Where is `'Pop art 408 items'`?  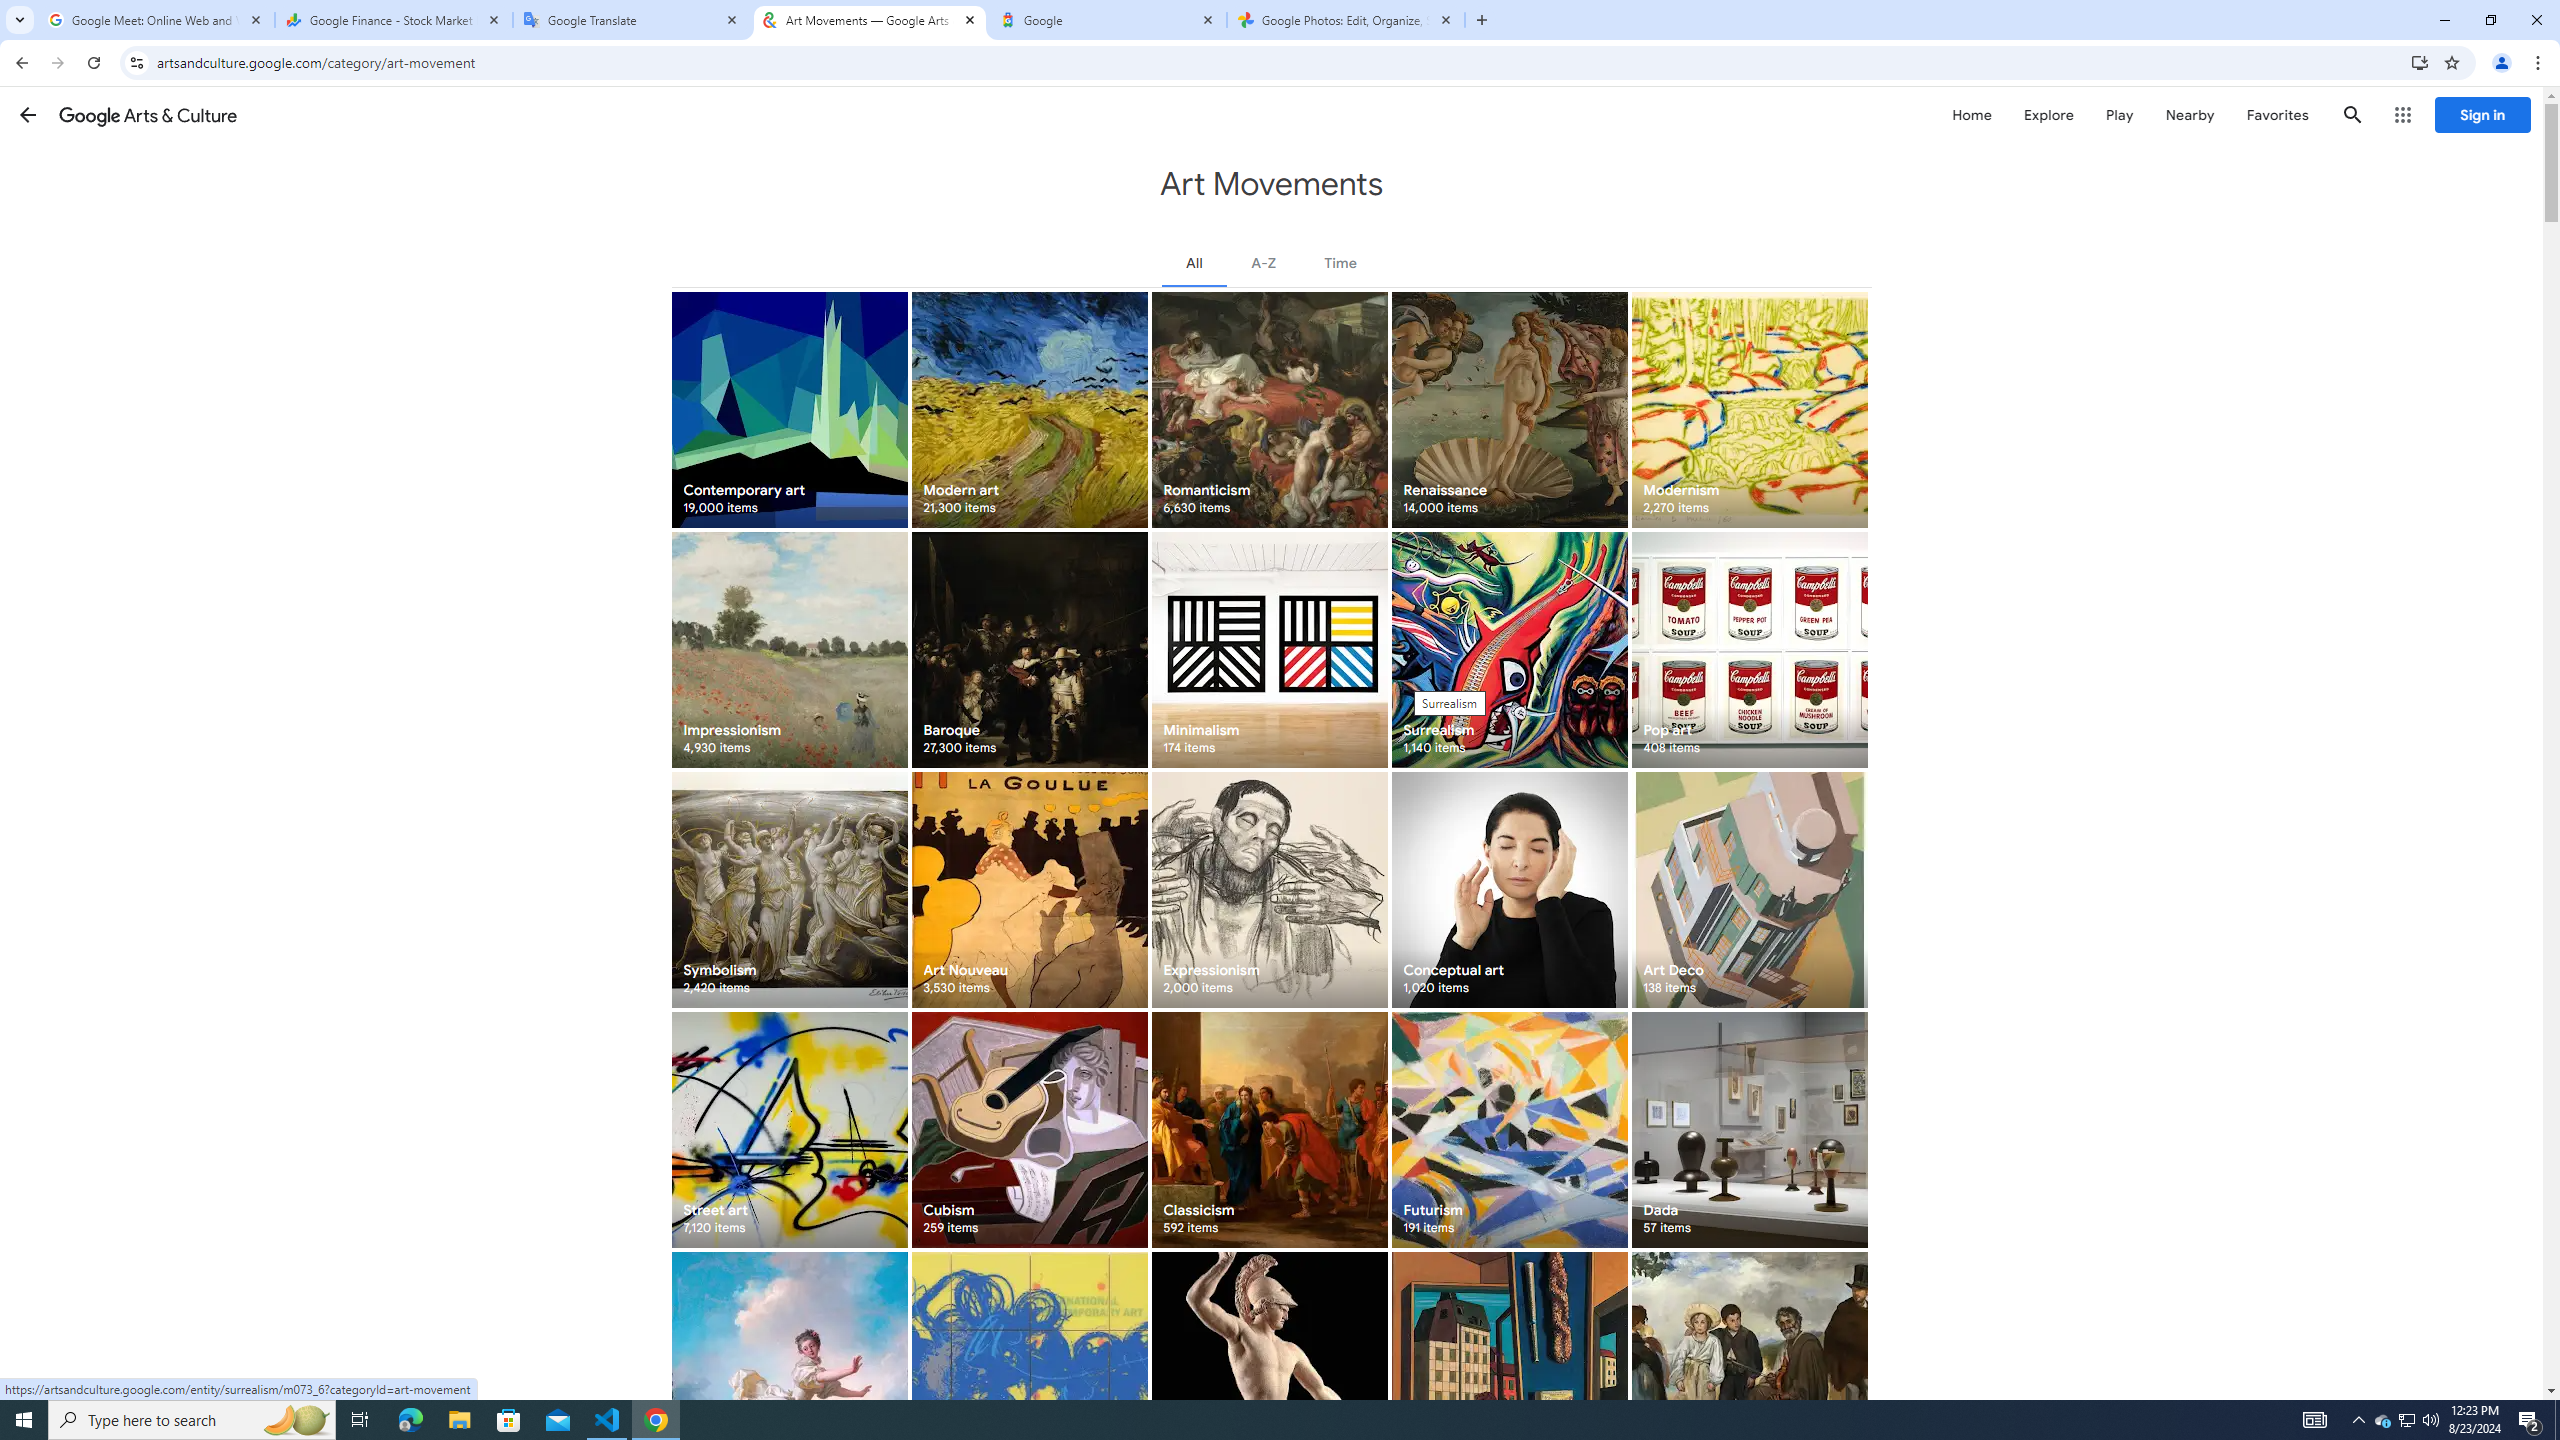
'Pop art 408 items' is located at coordinates (1748, 648).